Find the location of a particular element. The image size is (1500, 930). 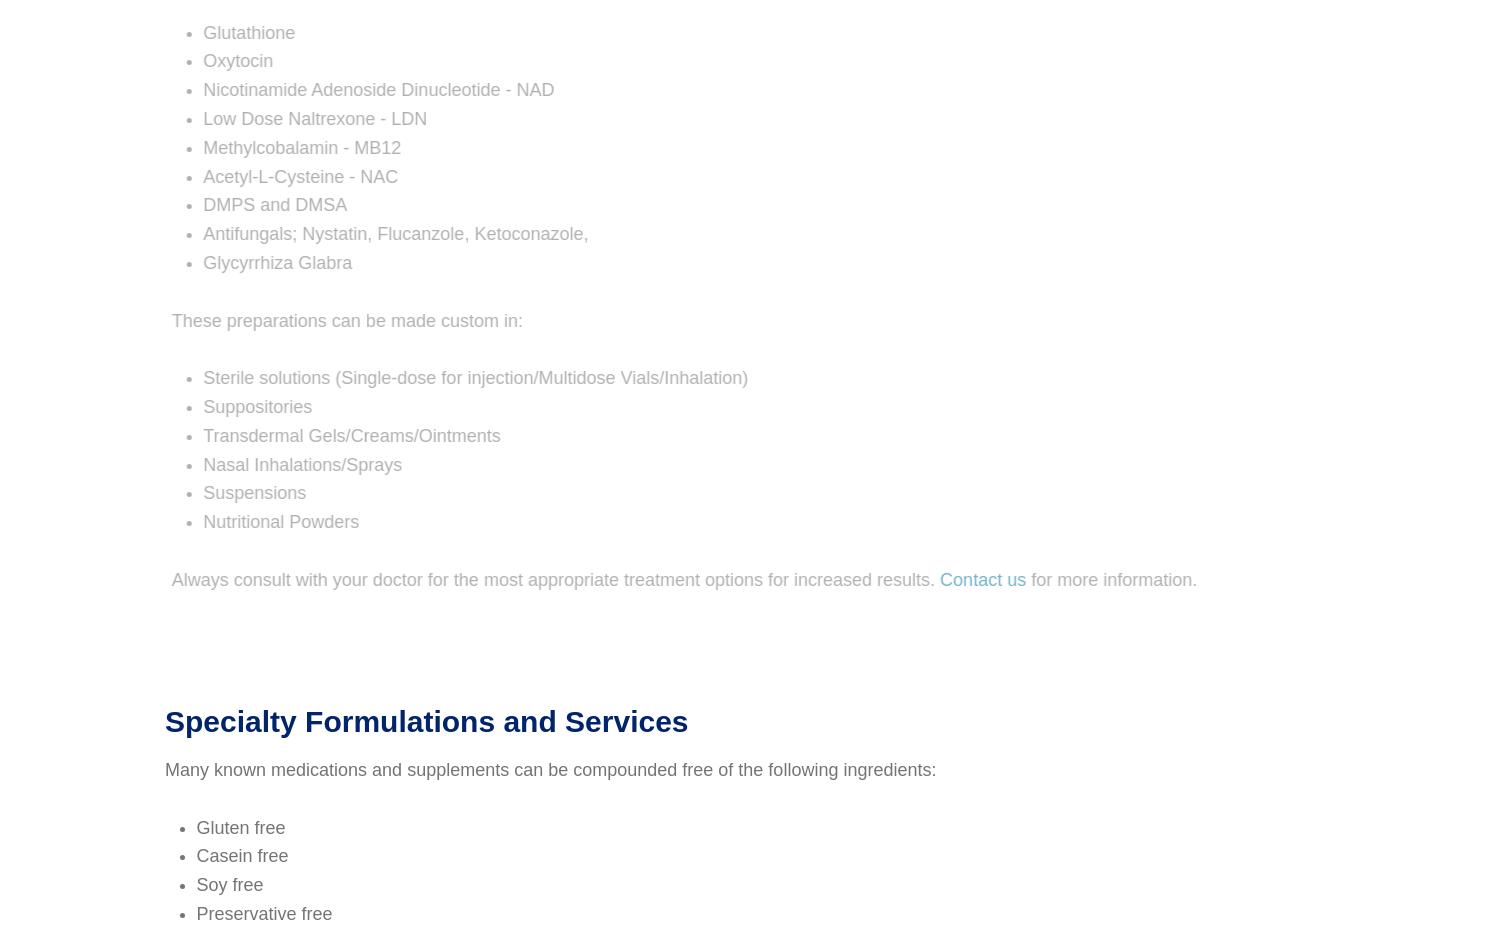

'Low Dose Naltrexone - LDN' is located at coordinates (292, 119).